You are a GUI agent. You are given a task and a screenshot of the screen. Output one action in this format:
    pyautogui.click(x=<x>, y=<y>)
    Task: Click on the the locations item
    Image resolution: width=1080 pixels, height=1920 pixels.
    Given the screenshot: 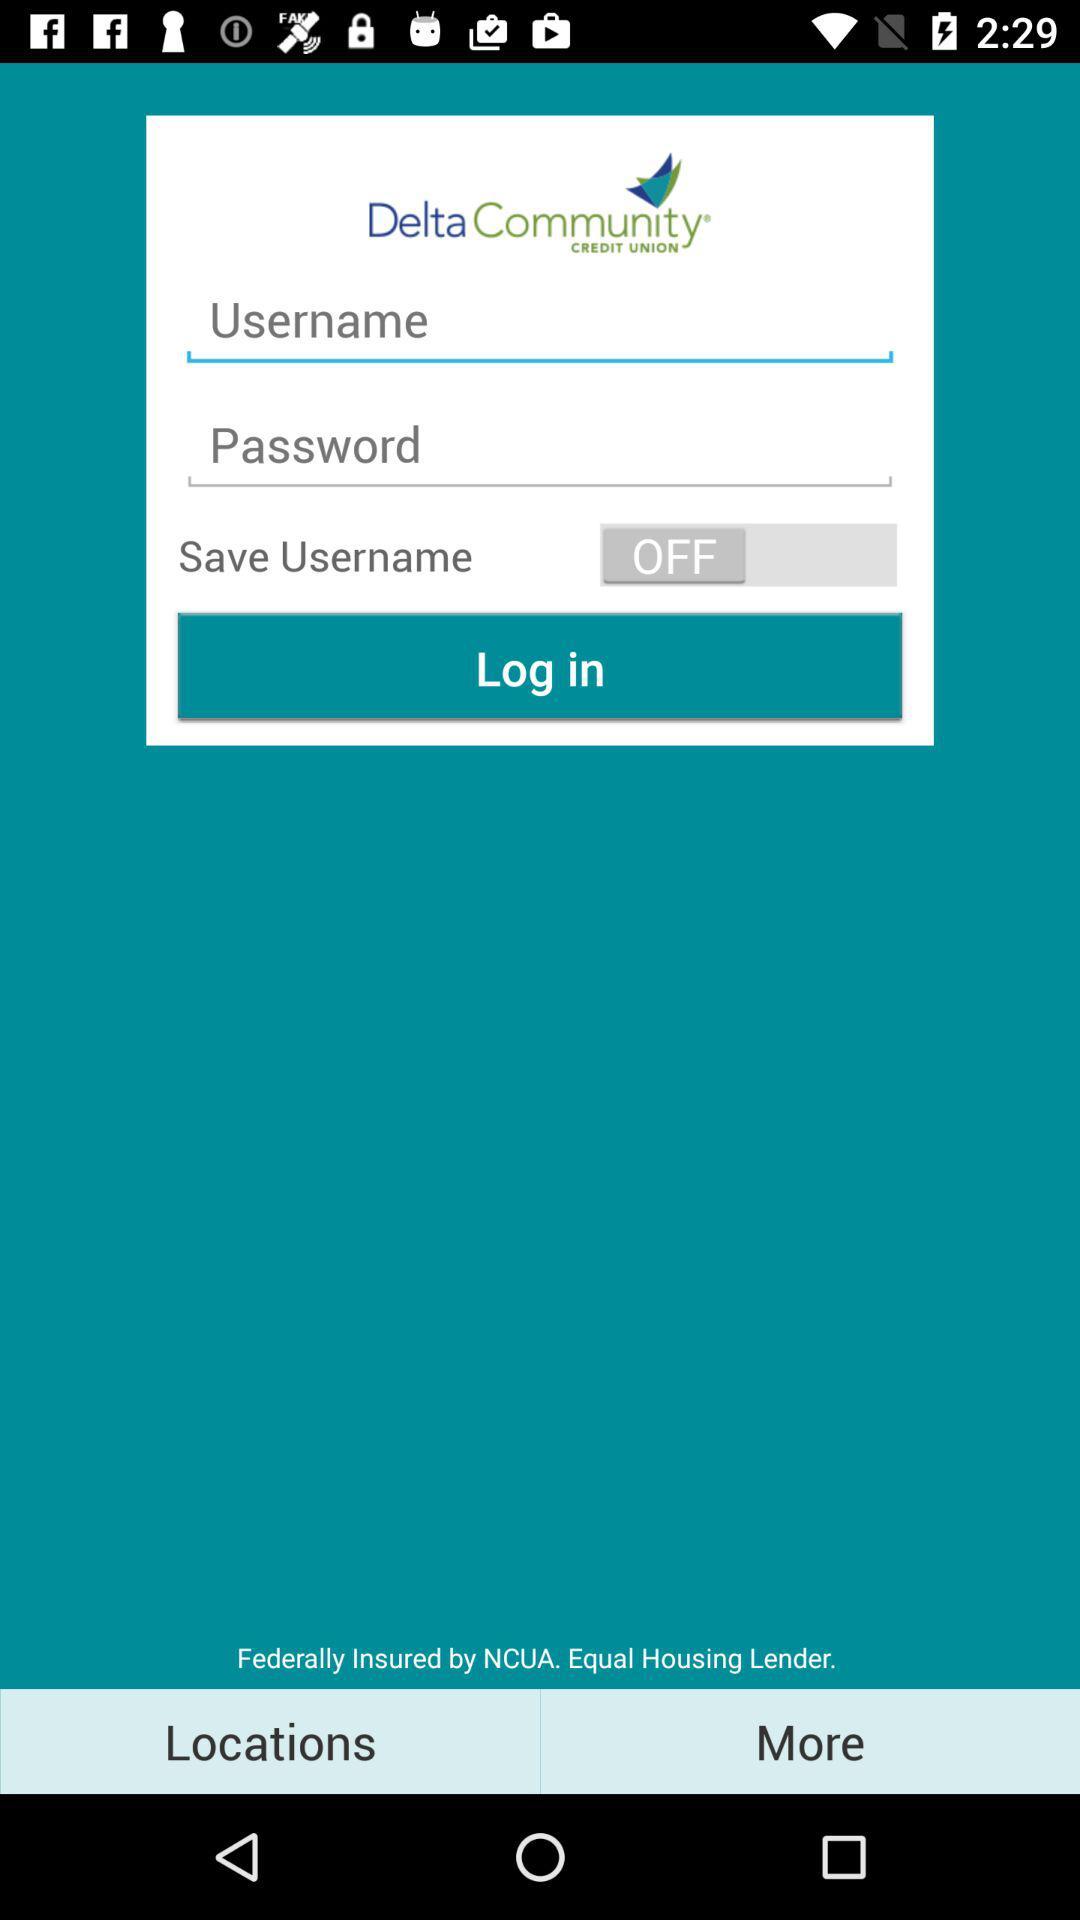 What is the action you would take?
    pyautogui.click(x=270, y=1740)
    